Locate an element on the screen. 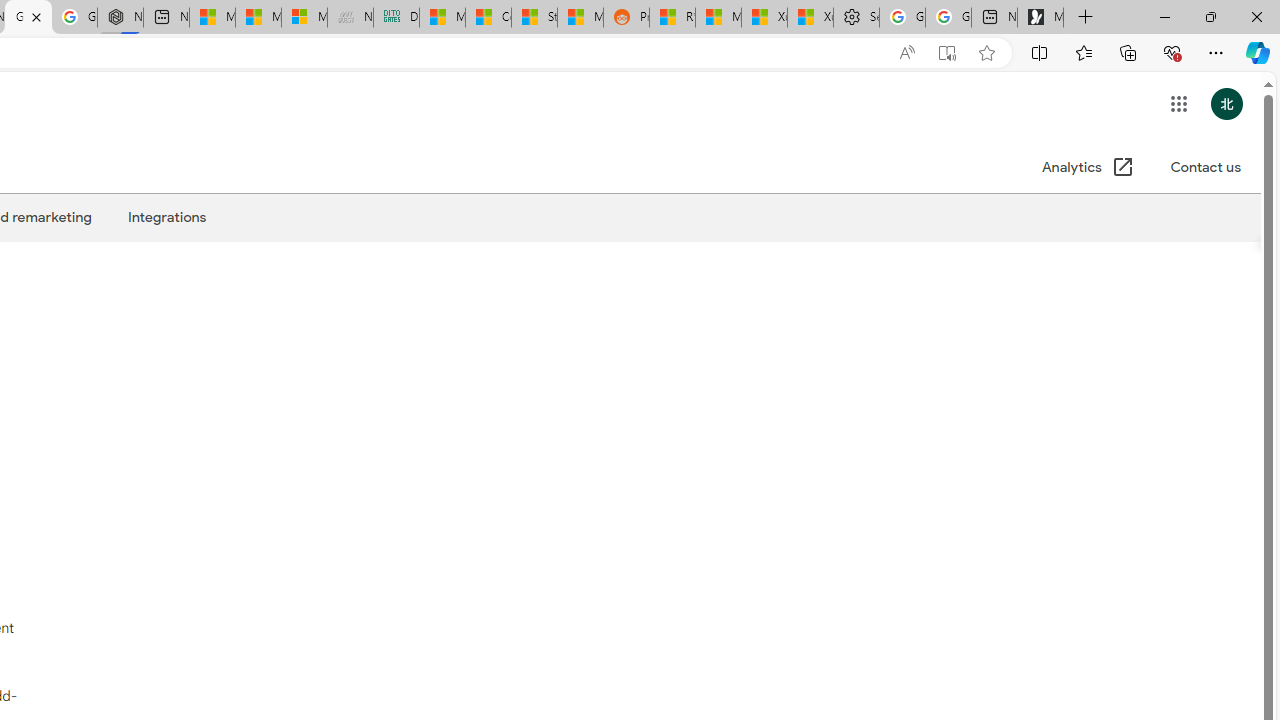  'MSNBC - MSN' is located at coordinates (441, 17).